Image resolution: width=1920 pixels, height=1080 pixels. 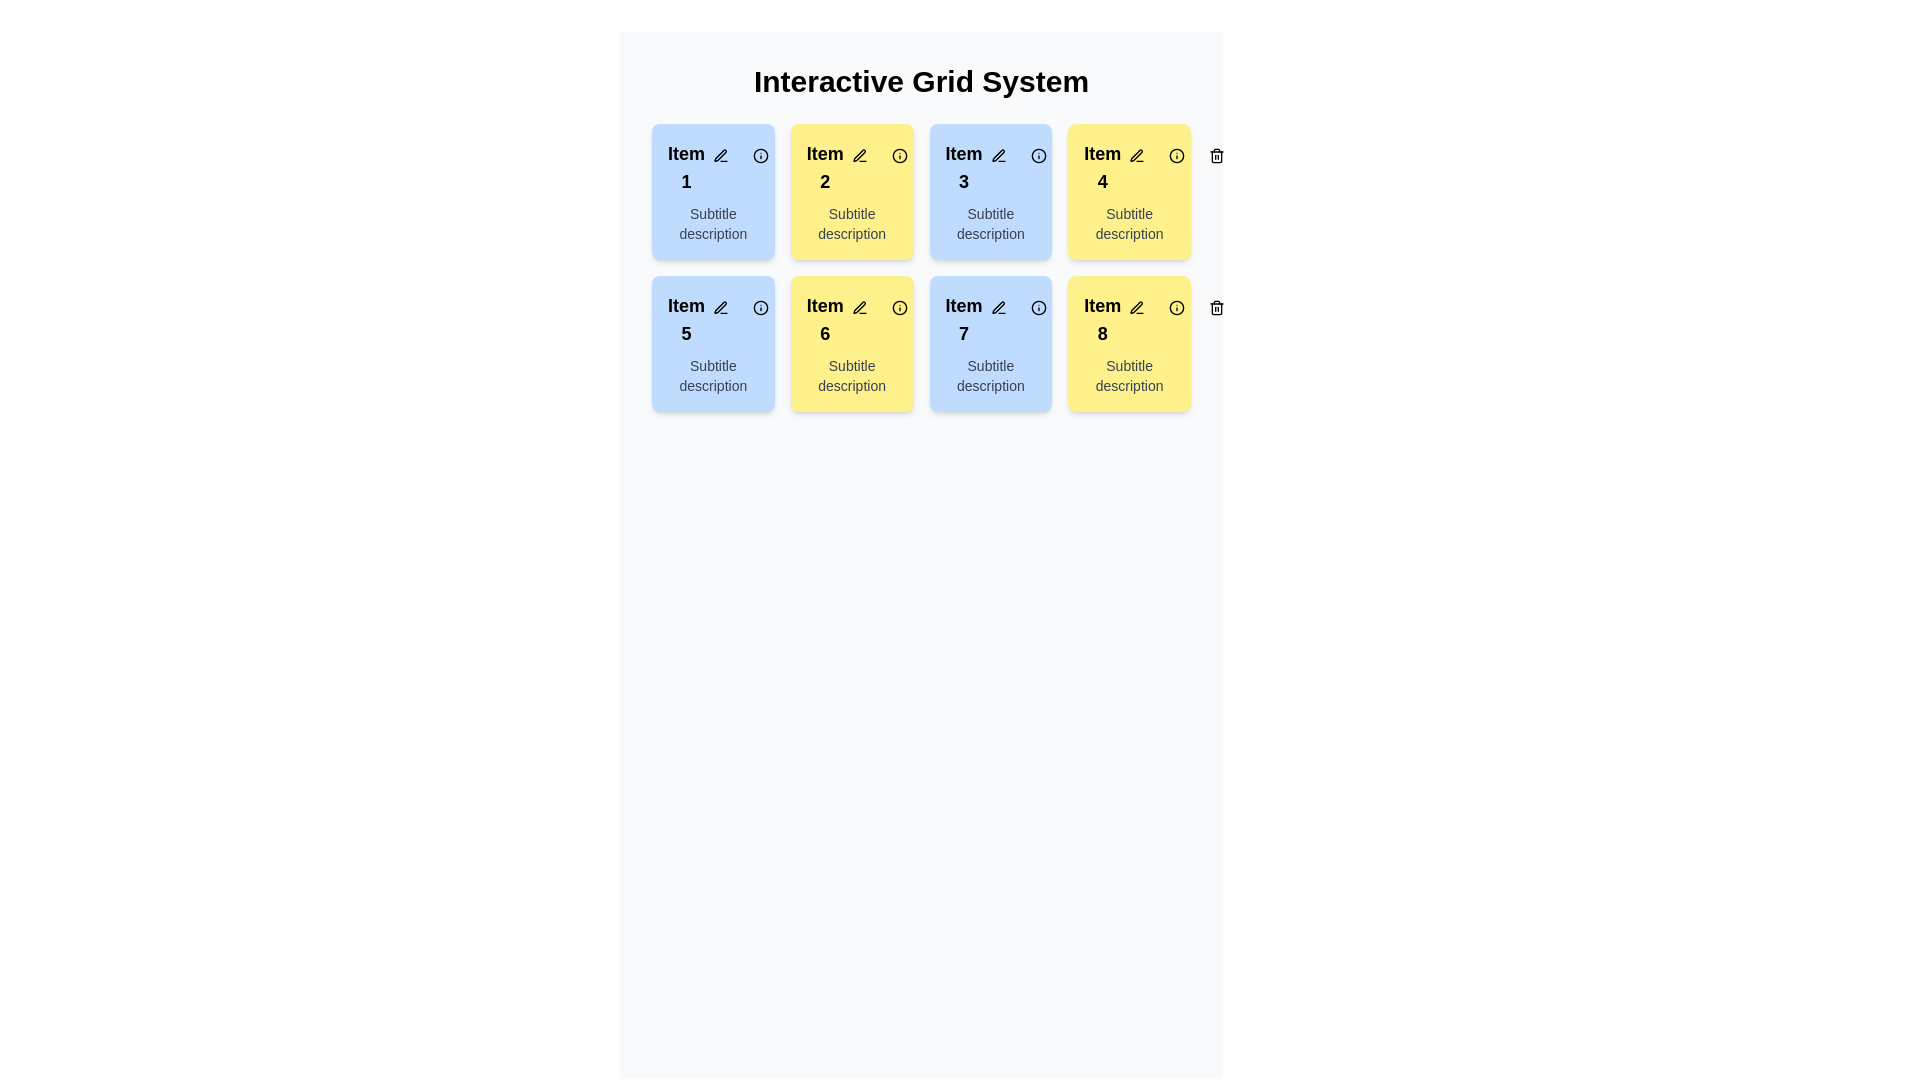 I want to click on the second icon button in the control set for 'Item 7', which is located immediately to the right of the first icon, so click(x=1038, y=308).